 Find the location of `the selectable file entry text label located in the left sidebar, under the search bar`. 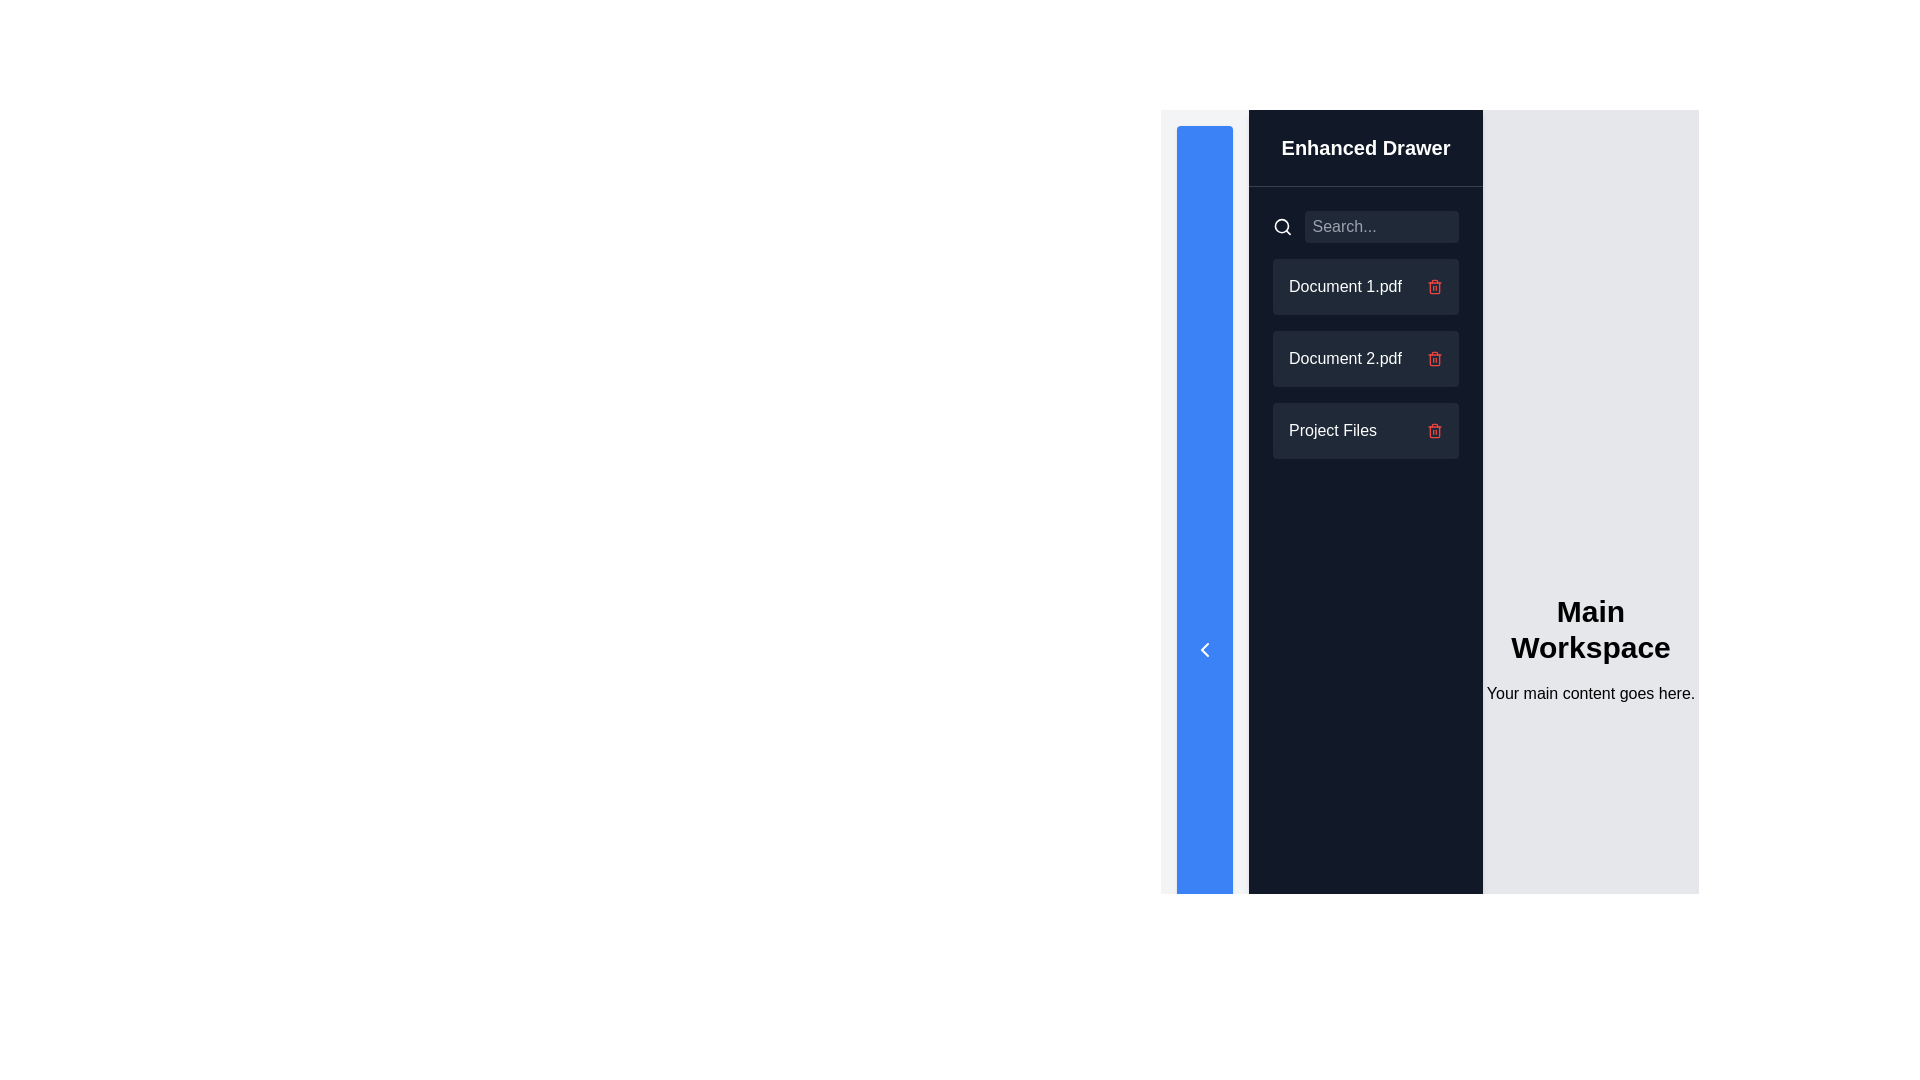

the selectable file entry text label located in the left sidebar, under the search bar is located at coordinates (1345, 286).